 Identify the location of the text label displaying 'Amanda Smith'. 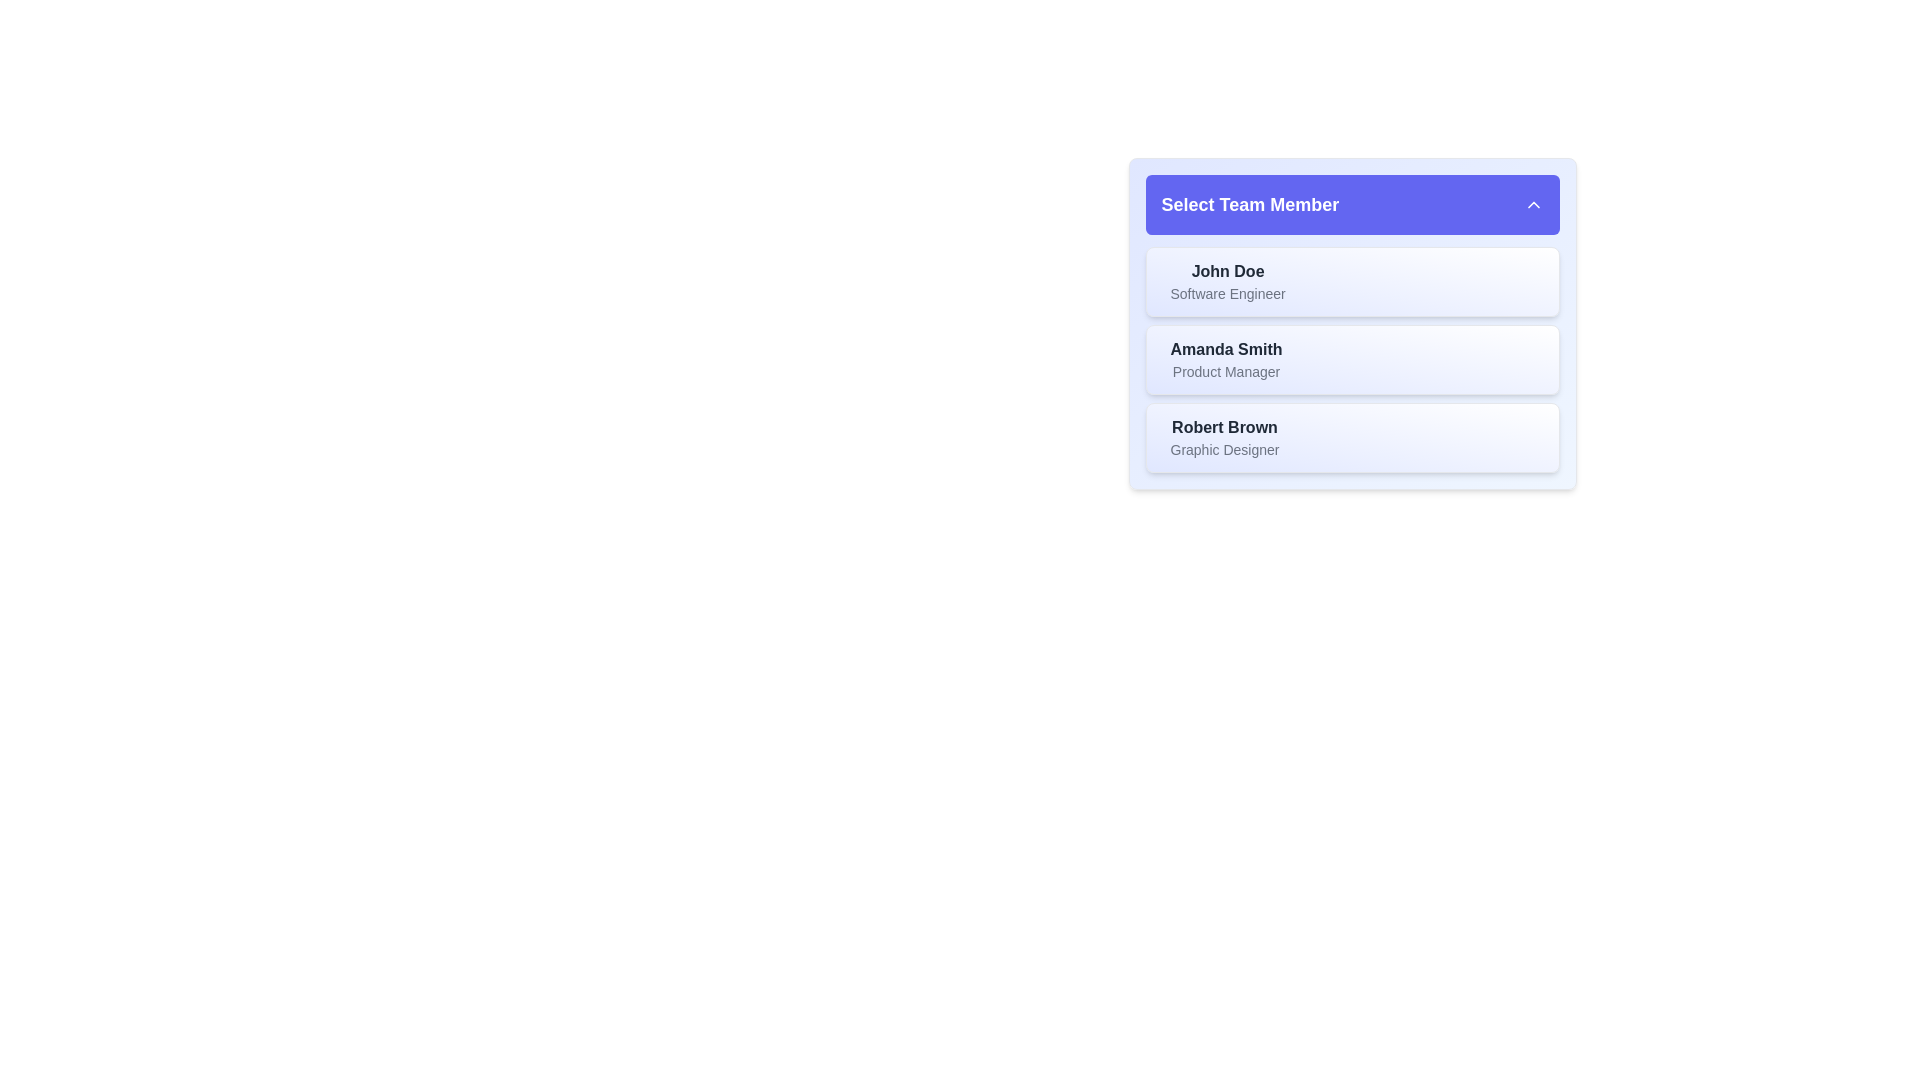
(1225, 349).